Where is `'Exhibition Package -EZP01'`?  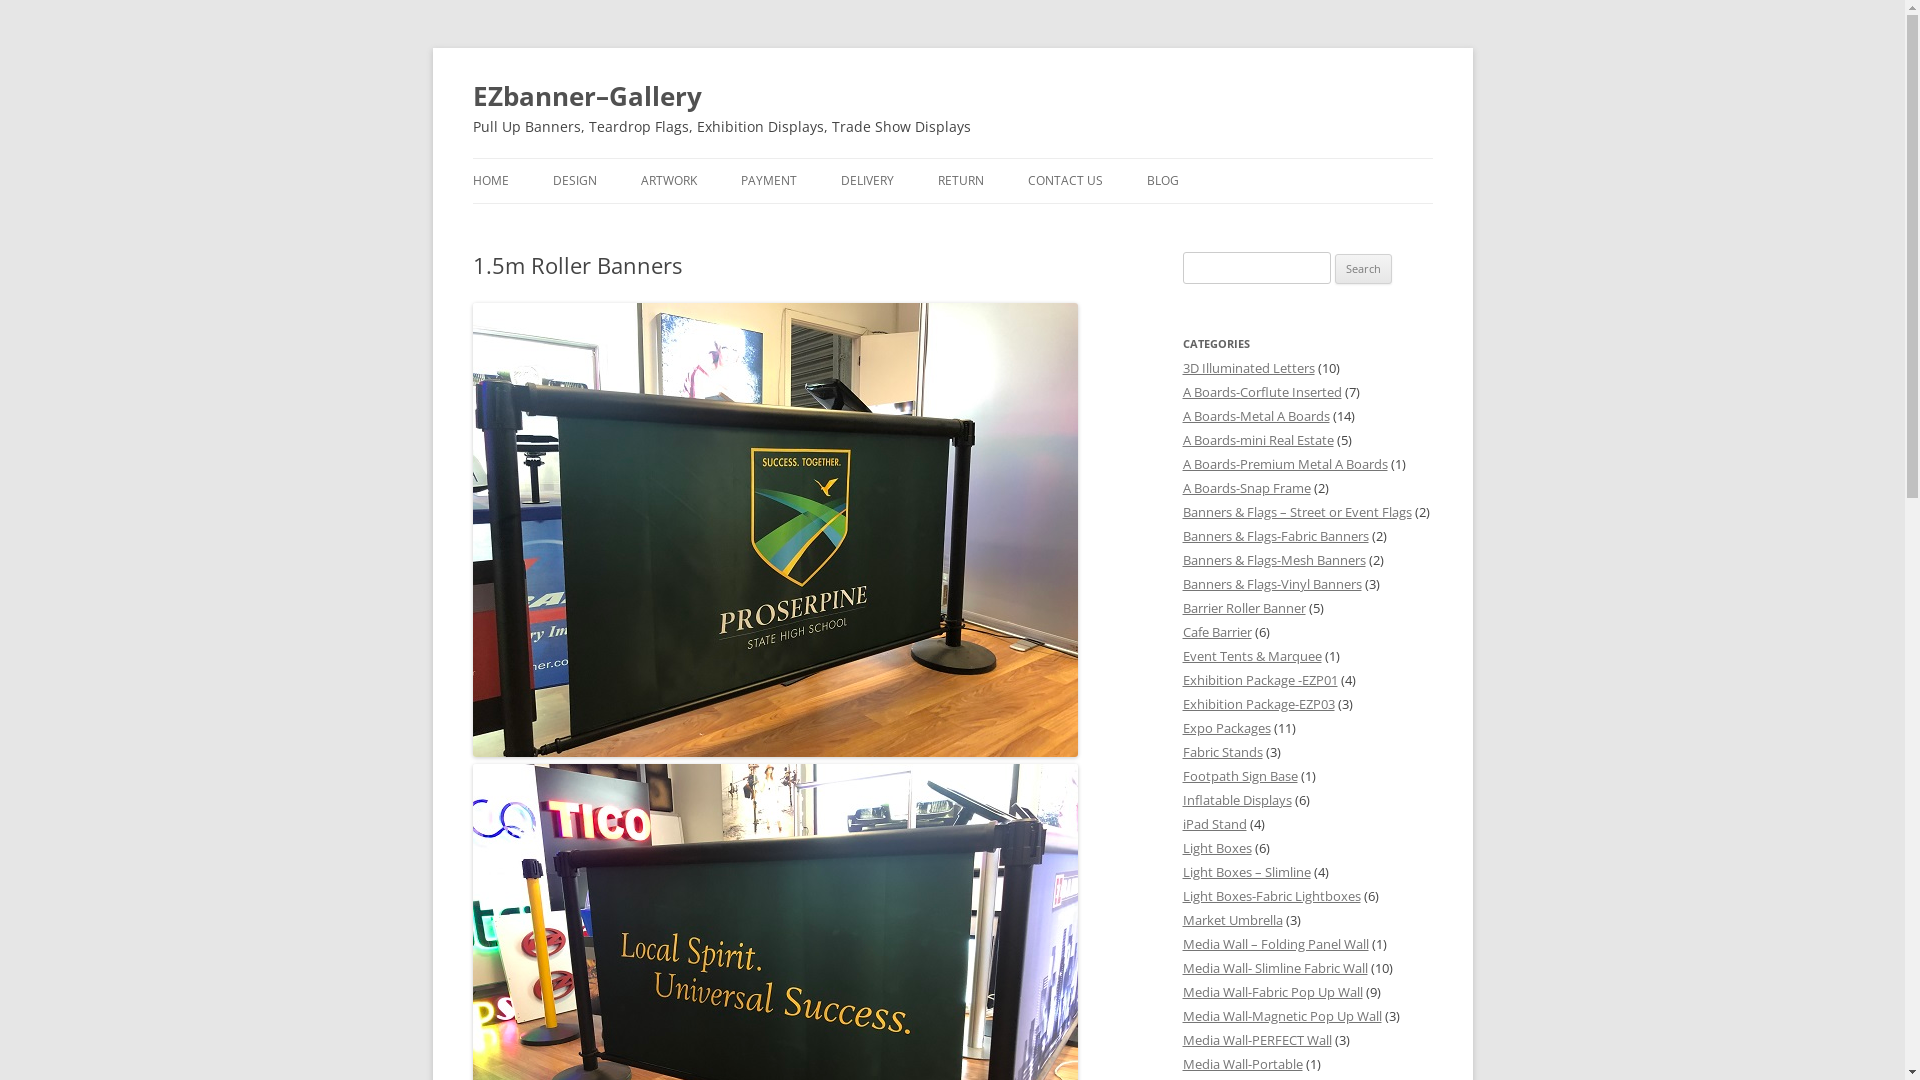 'Exhibition Package -EZP01' is located at coordinates (1258, 678).